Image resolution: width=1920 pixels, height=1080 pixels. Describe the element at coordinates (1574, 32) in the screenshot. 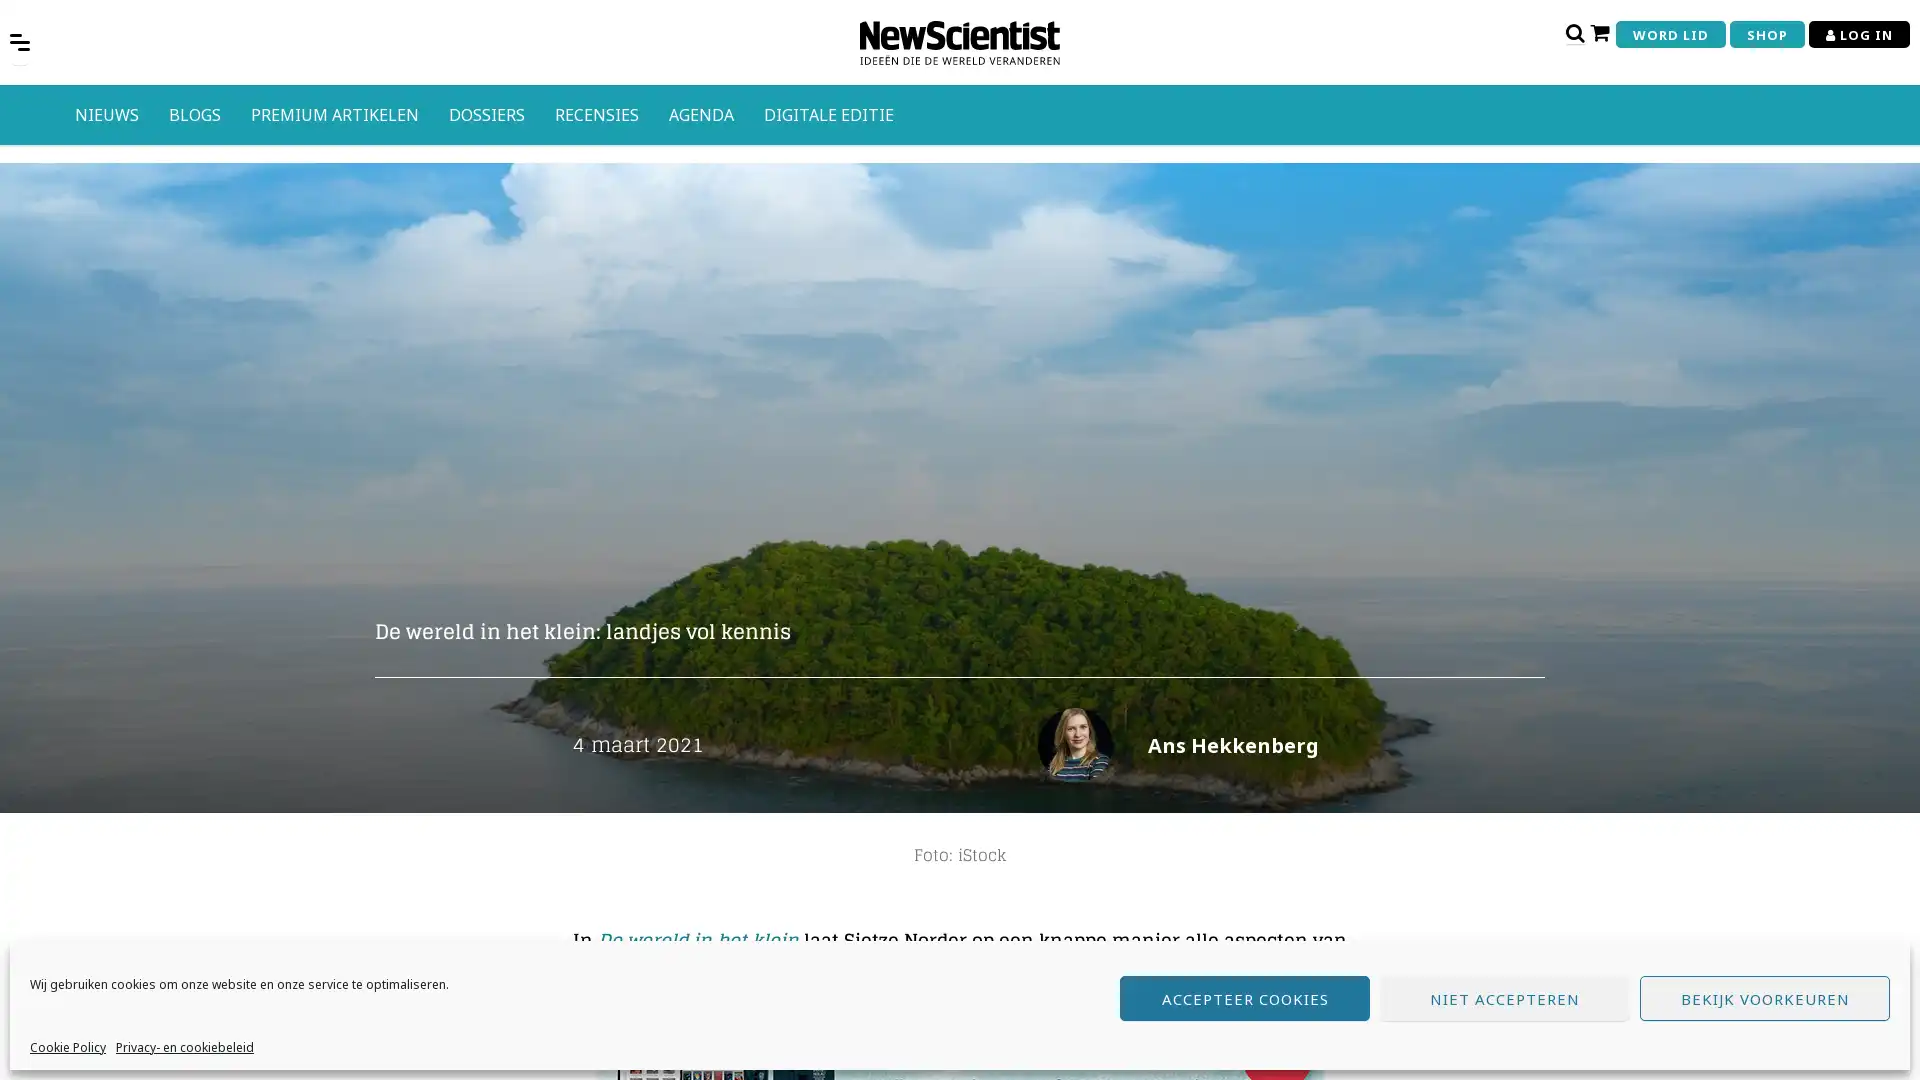

I see `Open zoekbalk` at that location.